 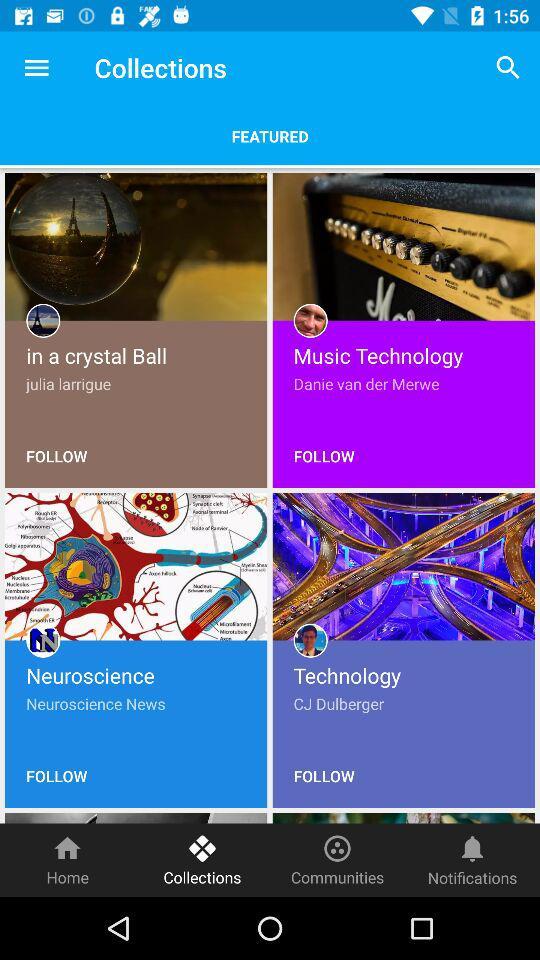 I want to click on the featured icon, so click(x=270, y=135).